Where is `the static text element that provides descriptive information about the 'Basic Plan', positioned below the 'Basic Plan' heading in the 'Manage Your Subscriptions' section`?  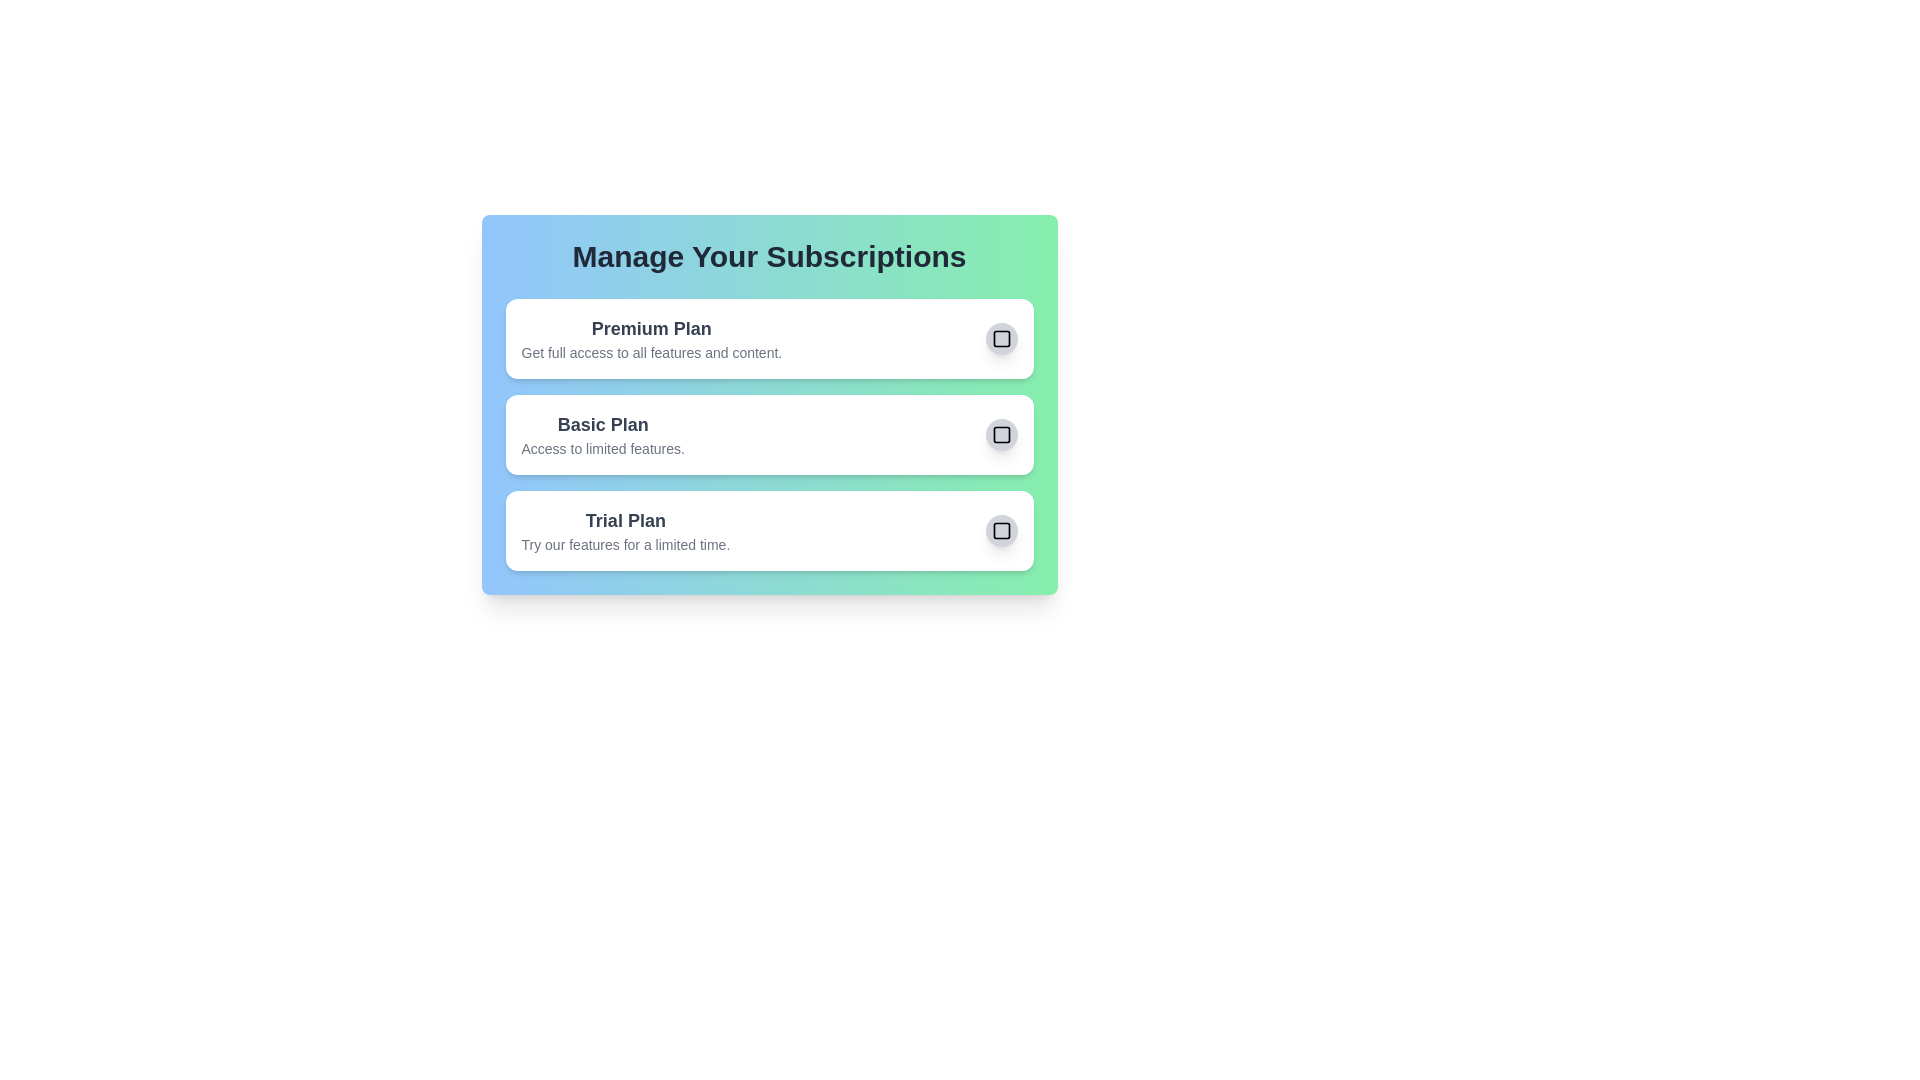
the static text element that provides descriptive information about the 'Basic Plan', positioned below the 'Basic Plan' heading in the 'Manage Your Subscriptions' section is located at coordinates (602, 447).